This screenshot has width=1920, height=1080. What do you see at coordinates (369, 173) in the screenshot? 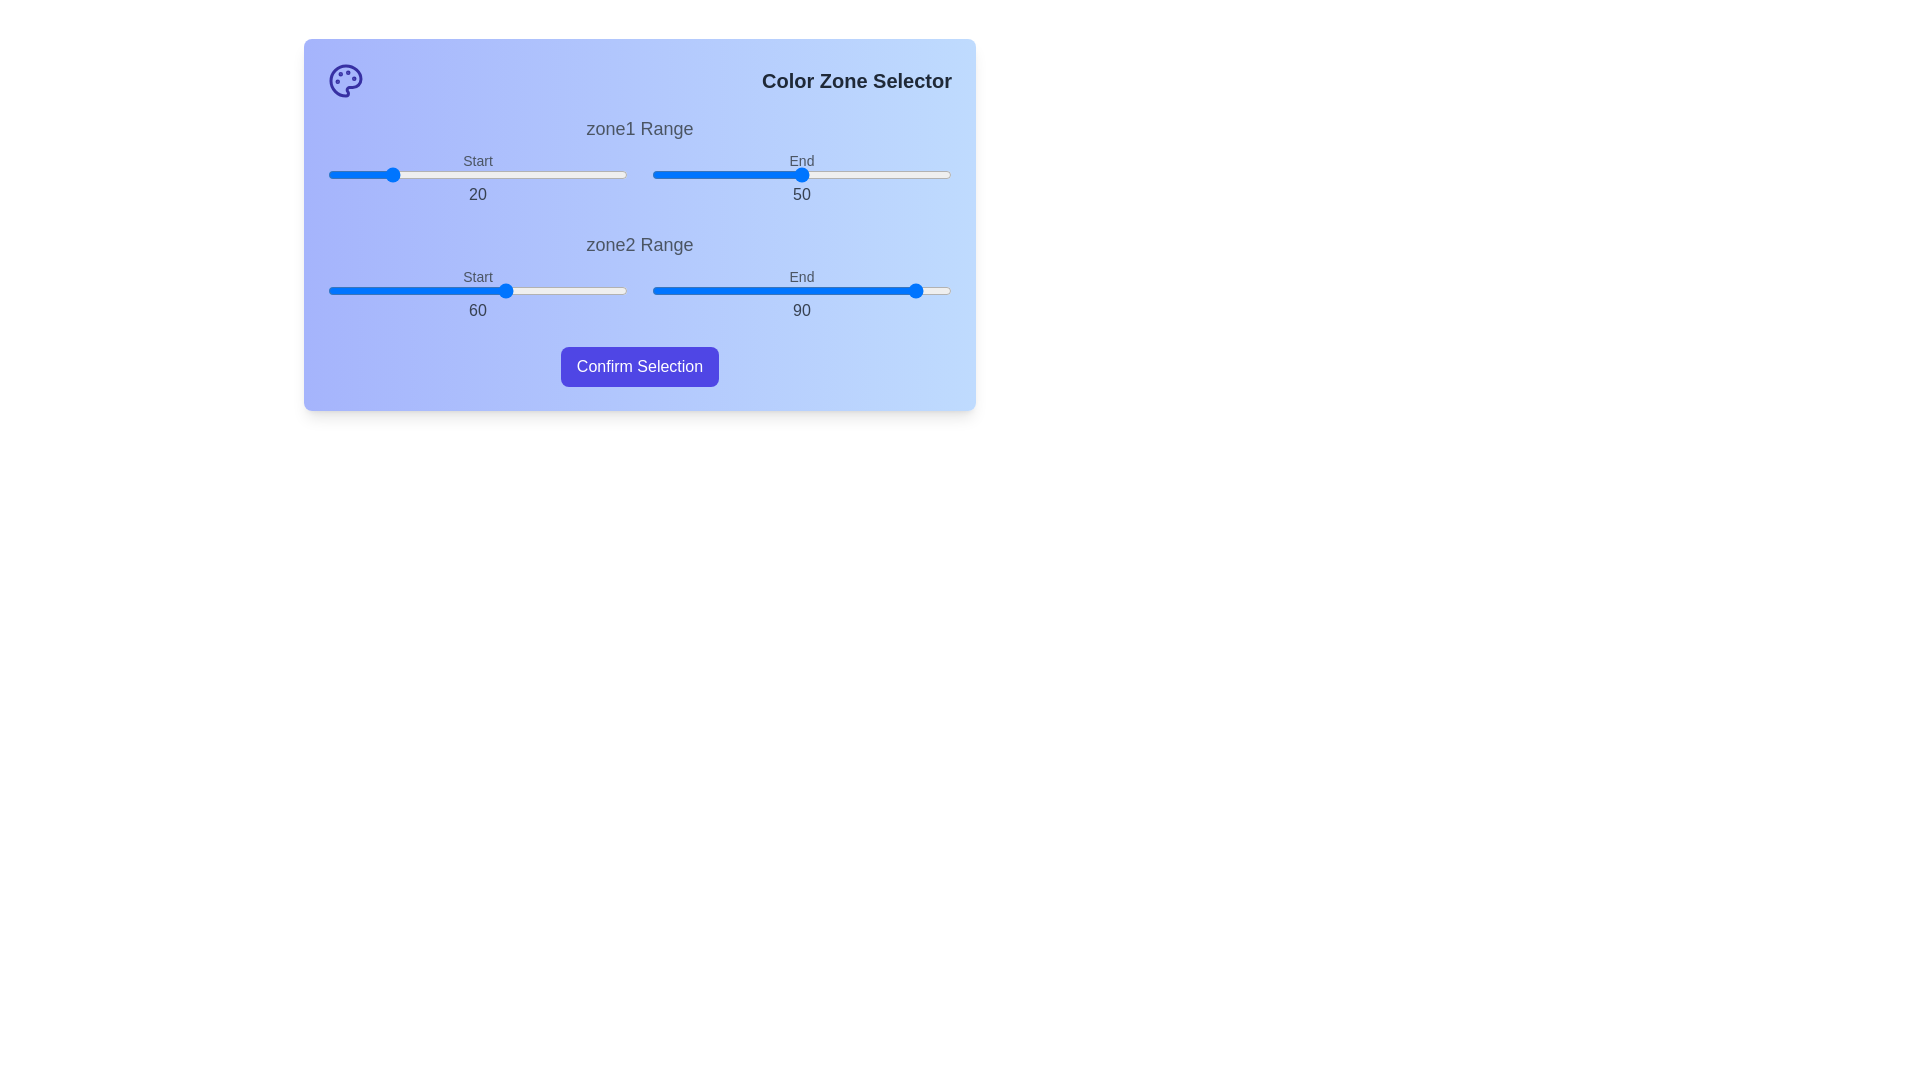
I see `the start range slider for zone1 to 14` at bounding box center [369, 173].